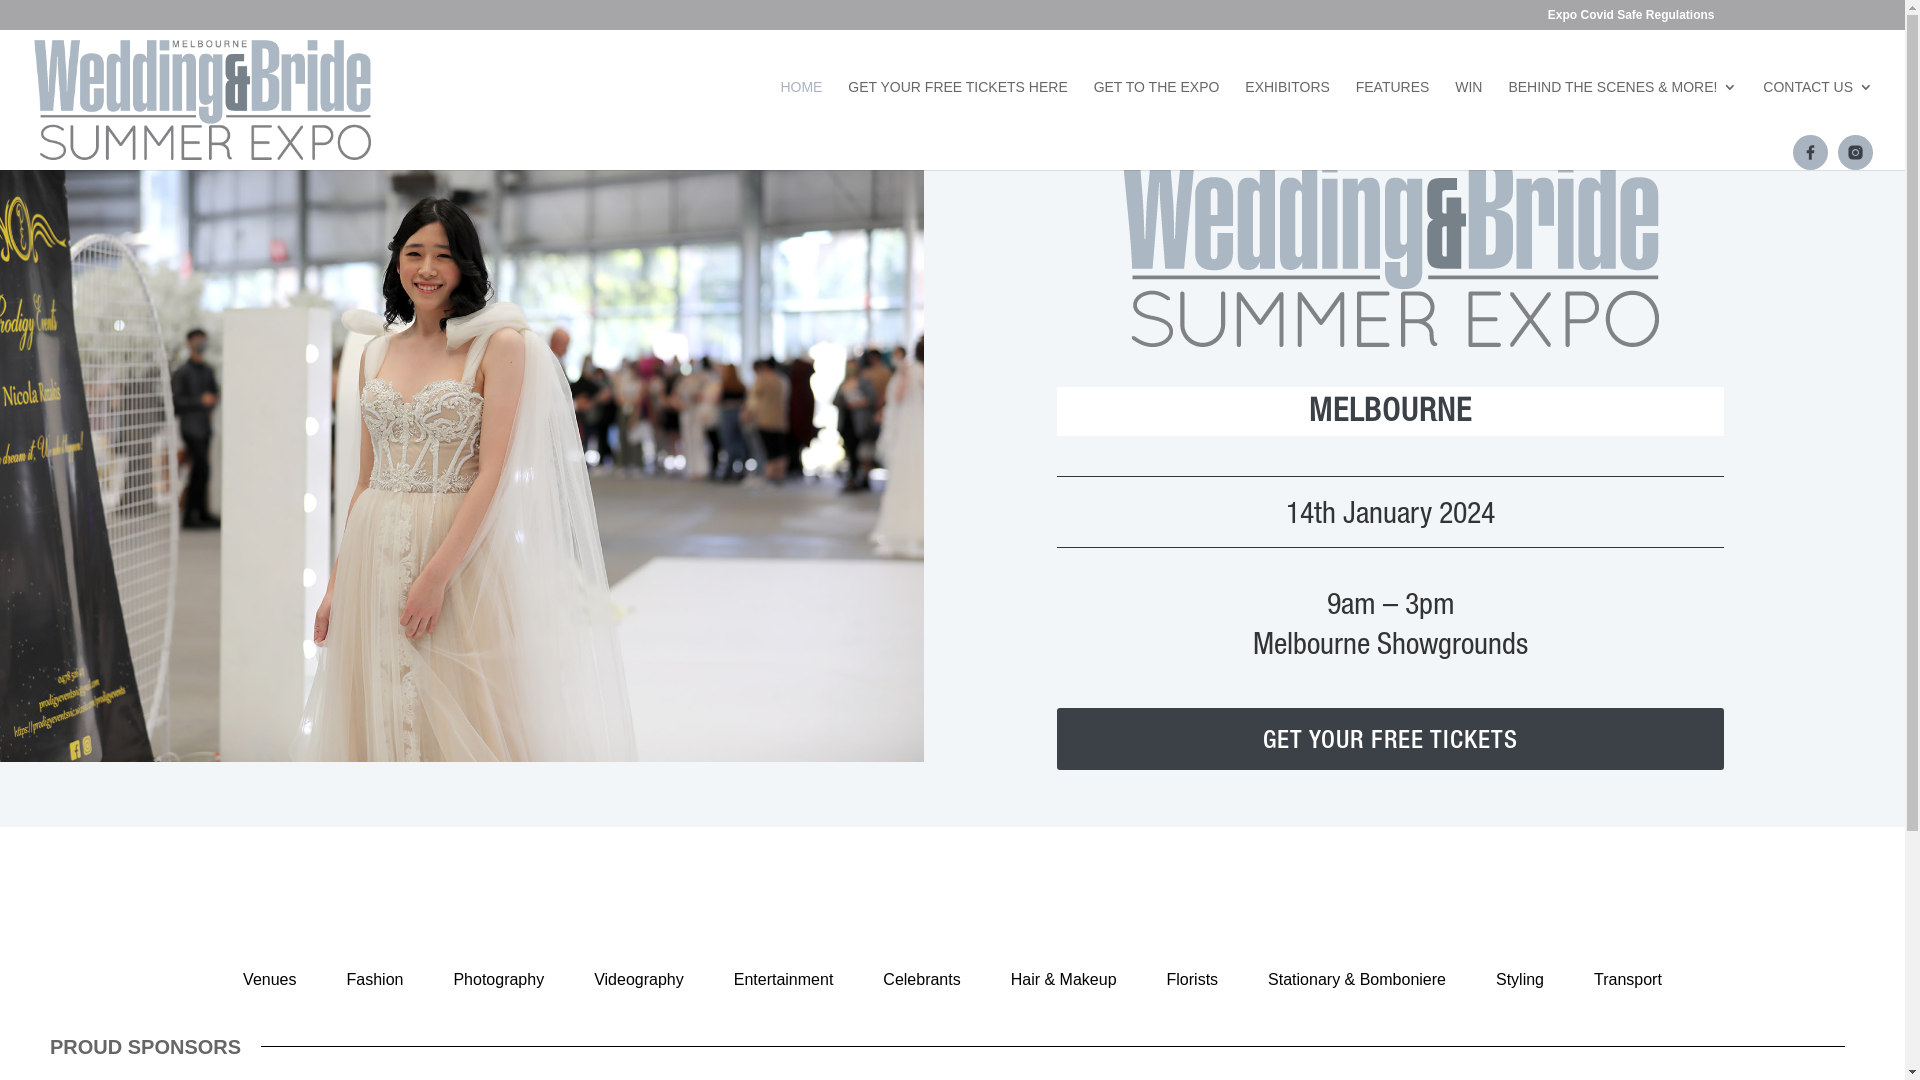  I want to click on 'GET TO THE EXPO', so click(1156, 111).